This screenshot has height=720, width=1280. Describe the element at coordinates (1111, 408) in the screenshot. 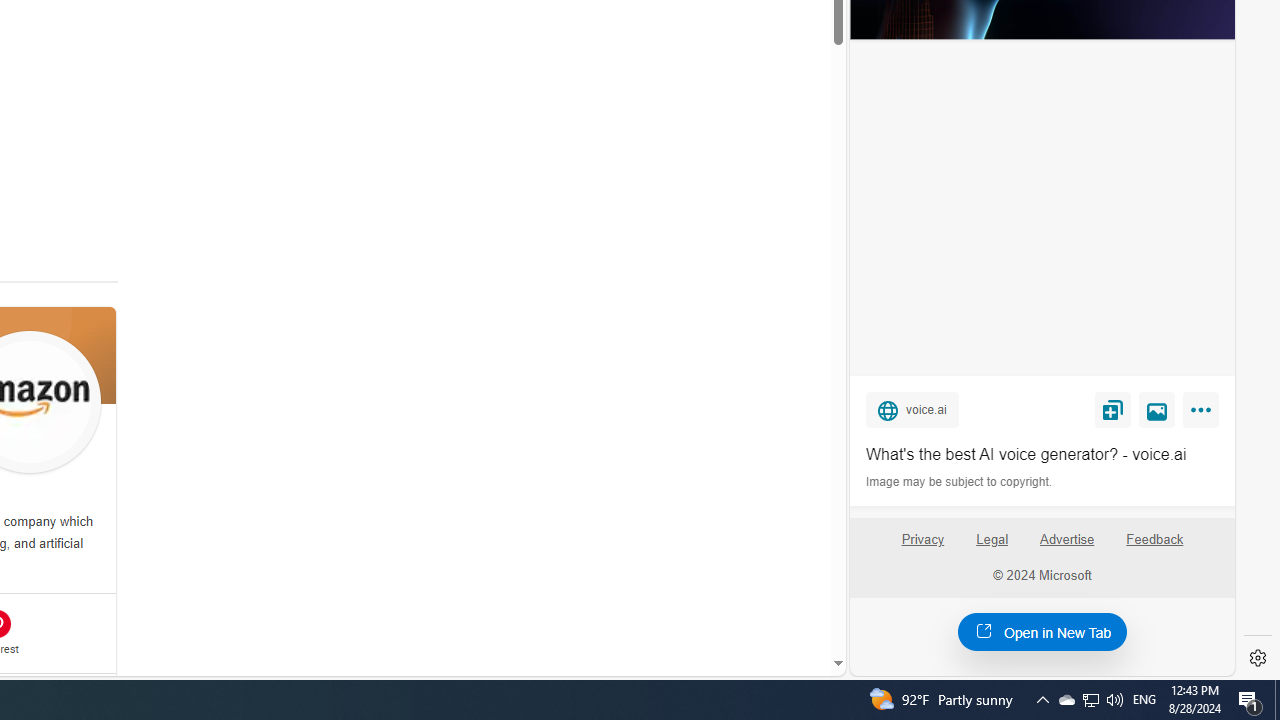

I see `'Save'` at that location.